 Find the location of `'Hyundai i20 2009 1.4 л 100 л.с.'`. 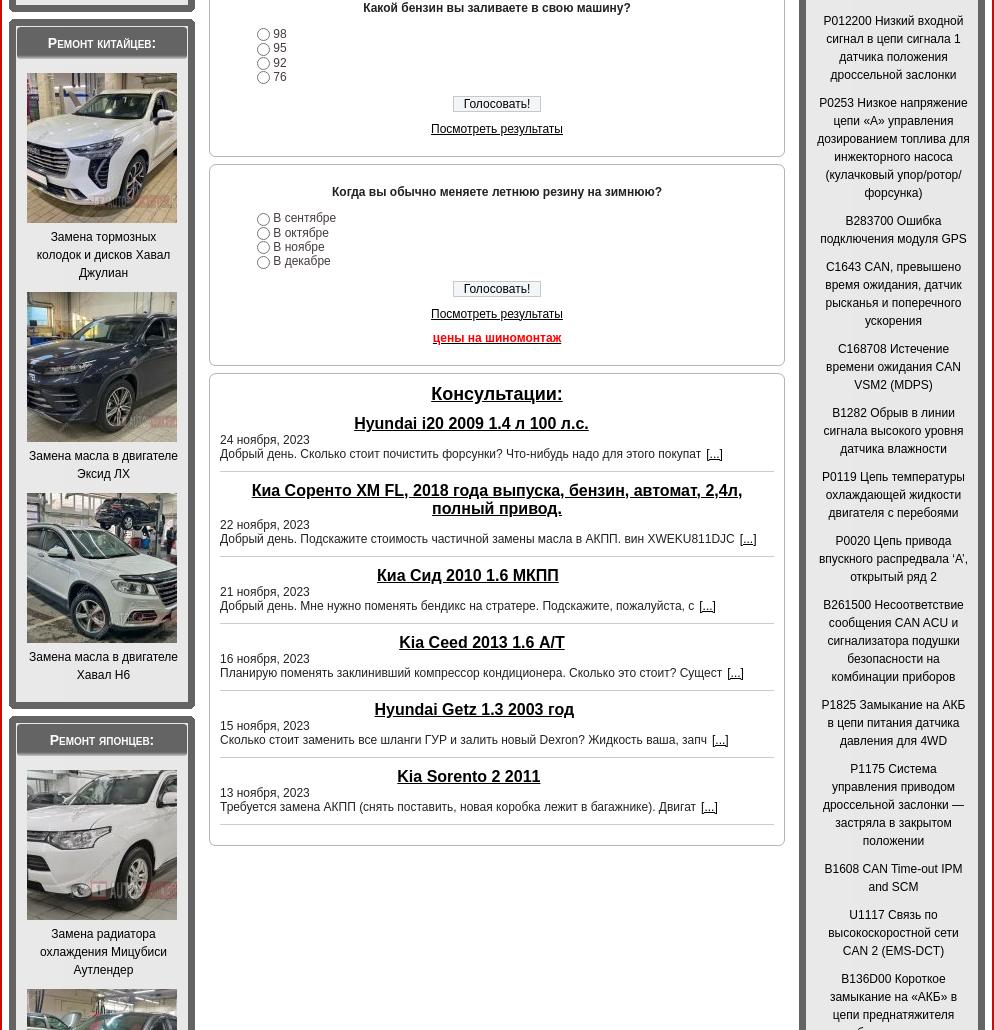

'Hyundai i20 2009 1.4 л 100 л.с.' is located at coordinates (469, 422).